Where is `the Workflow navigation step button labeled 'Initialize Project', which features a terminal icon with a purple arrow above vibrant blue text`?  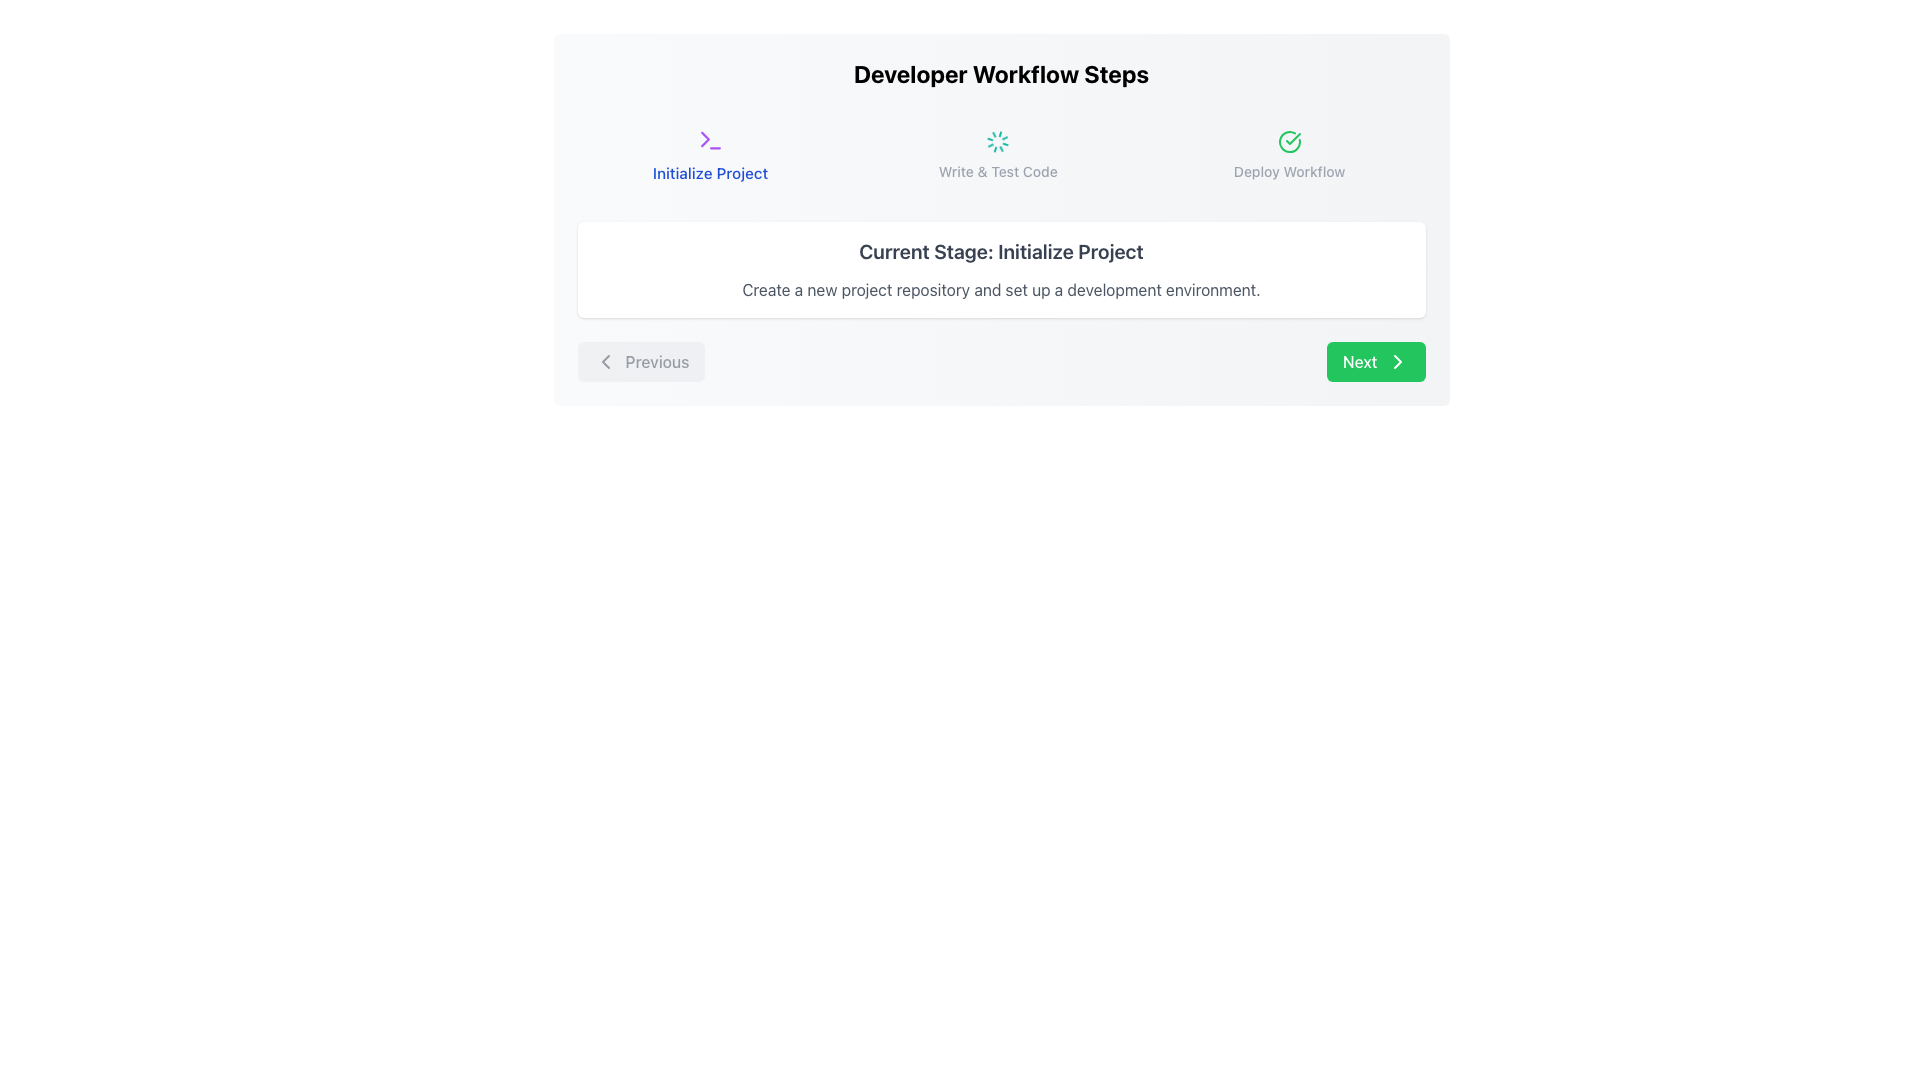
the Workflow navigation step button labeled 'Initialize Project', which features a terminal icon with a purple arrow above vibrant blue text is located at coordinates (710, 154).